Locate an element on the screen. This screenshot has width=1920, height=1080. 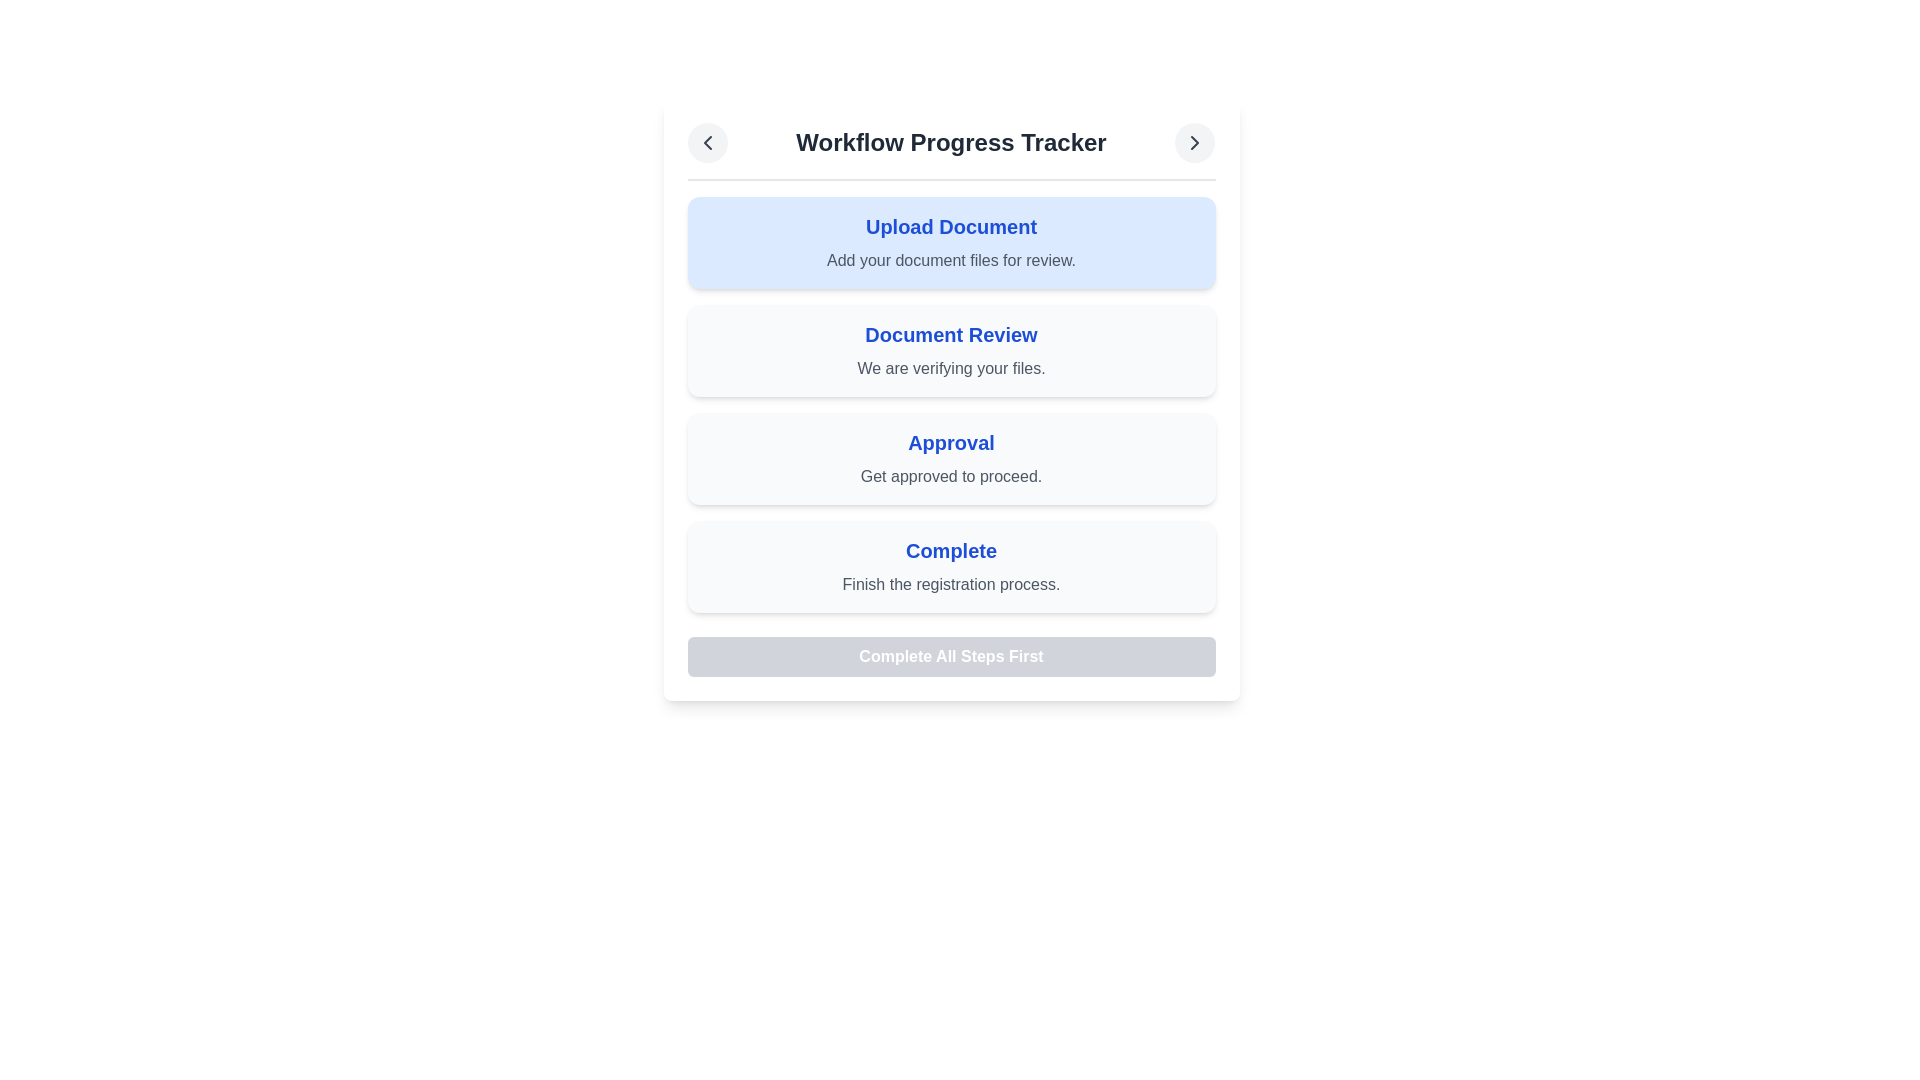
the Informational card that provides information about the approval step in a workflow, located as the third card in a vertical list of four cards is located at coordinates (950, 459).